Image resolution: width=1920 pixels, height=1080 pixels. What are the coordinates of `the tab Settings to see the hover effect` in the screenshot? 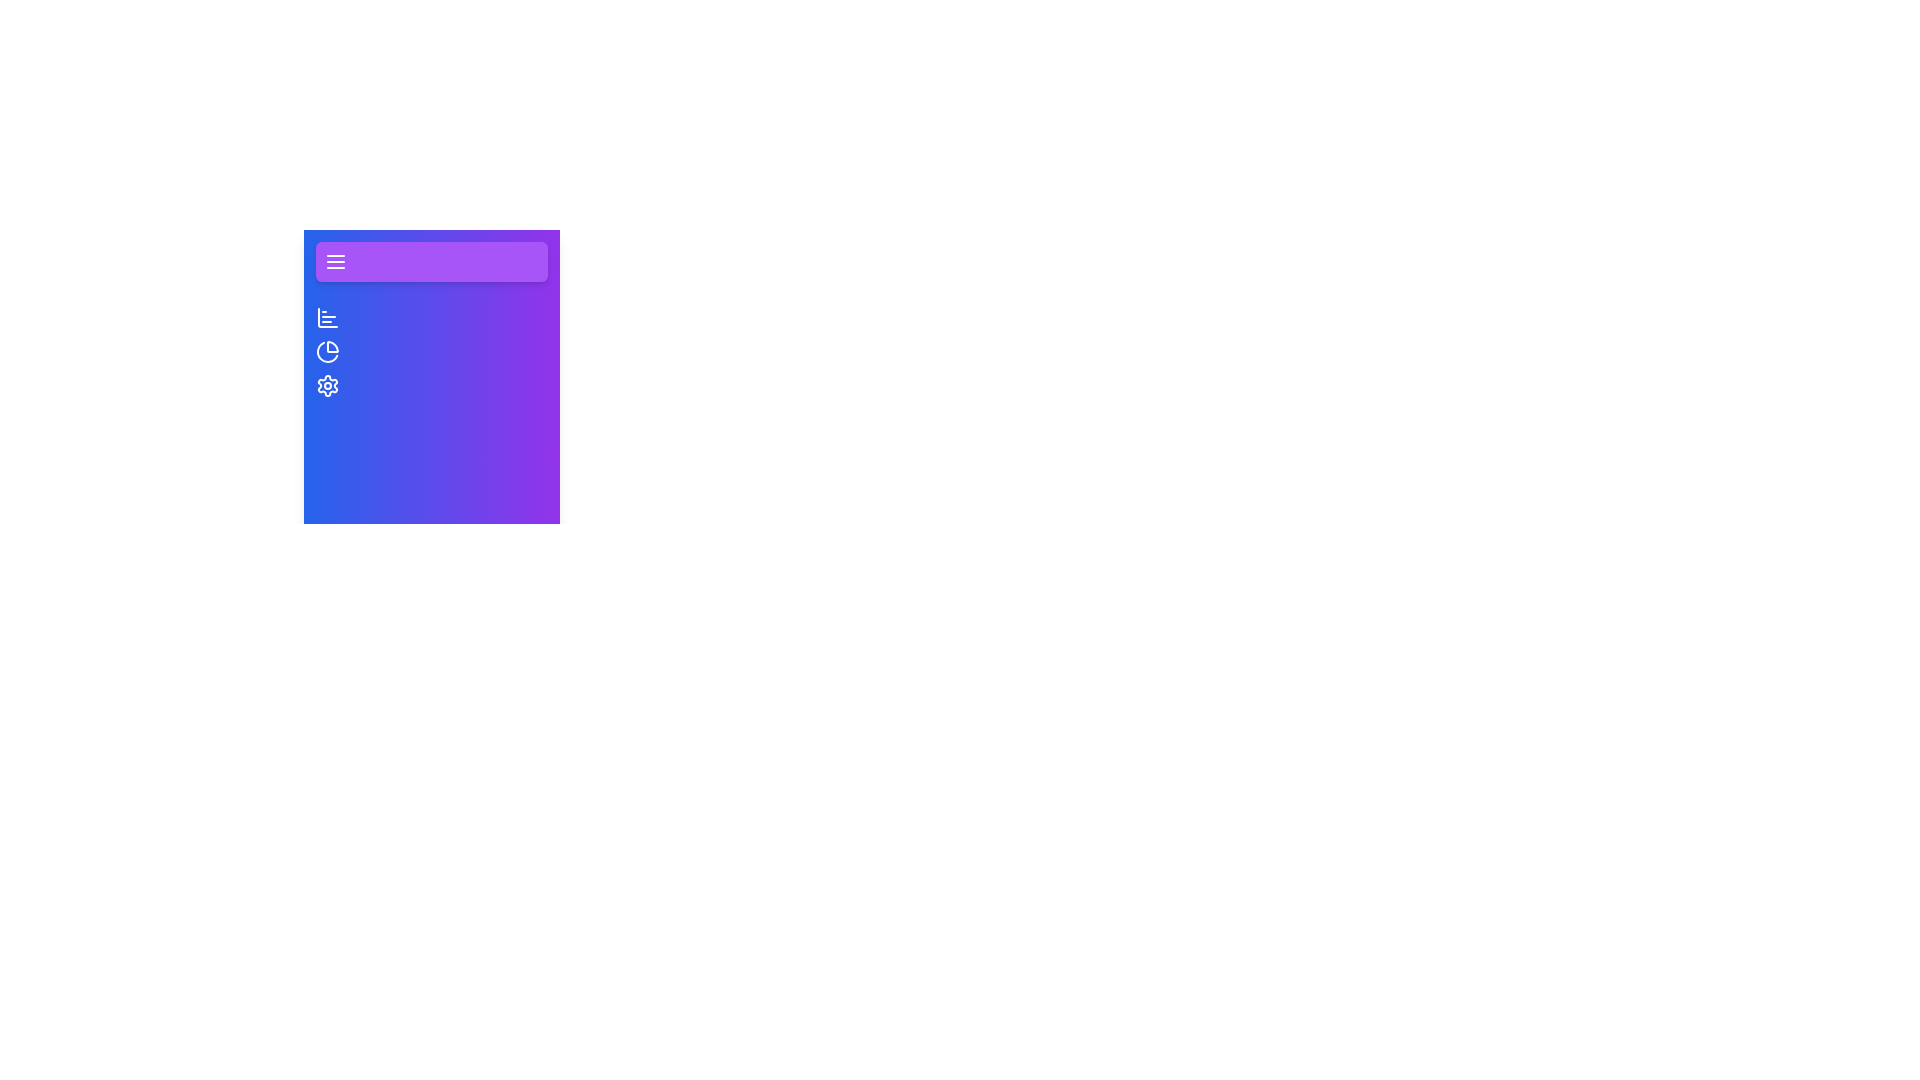 It's located at (327, 385).